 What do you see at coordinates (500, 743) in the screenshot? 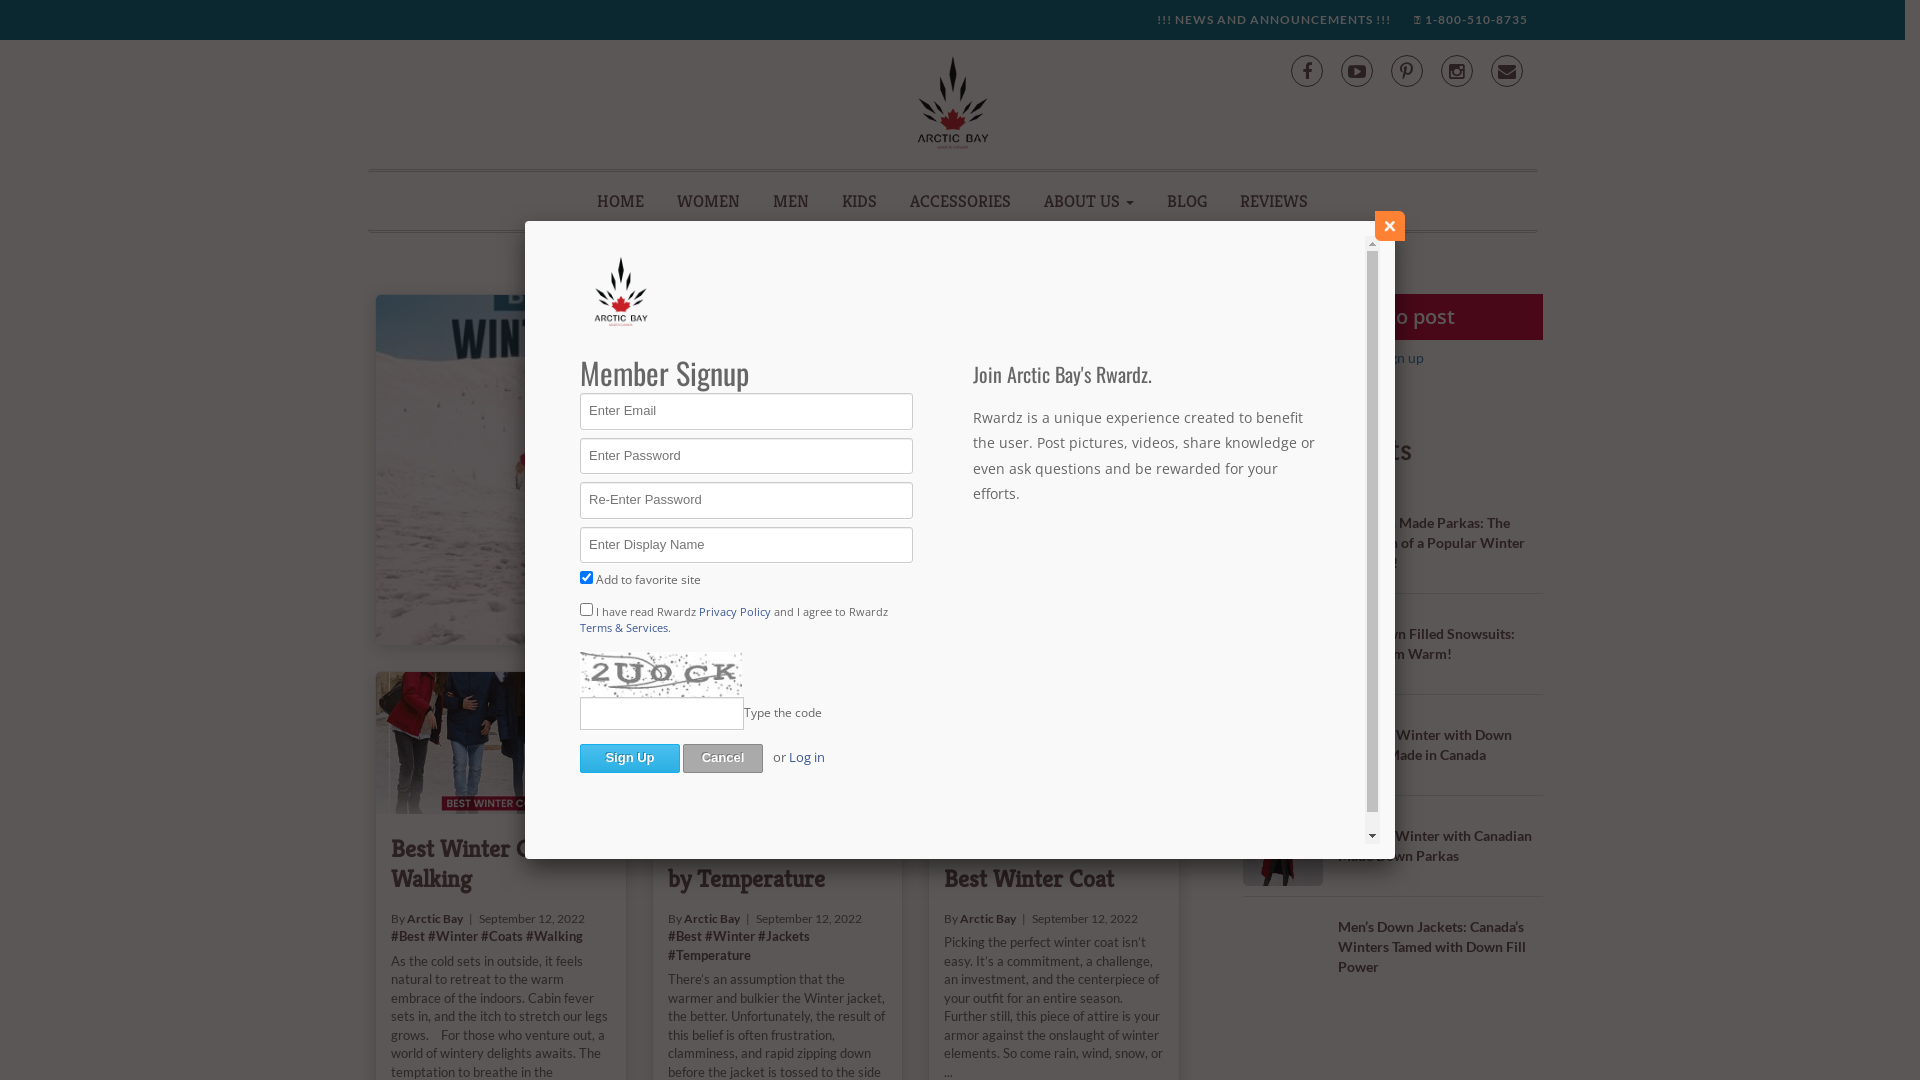
I see `'Best Winter Coats for Walking'` at bounding box center [500, 743].